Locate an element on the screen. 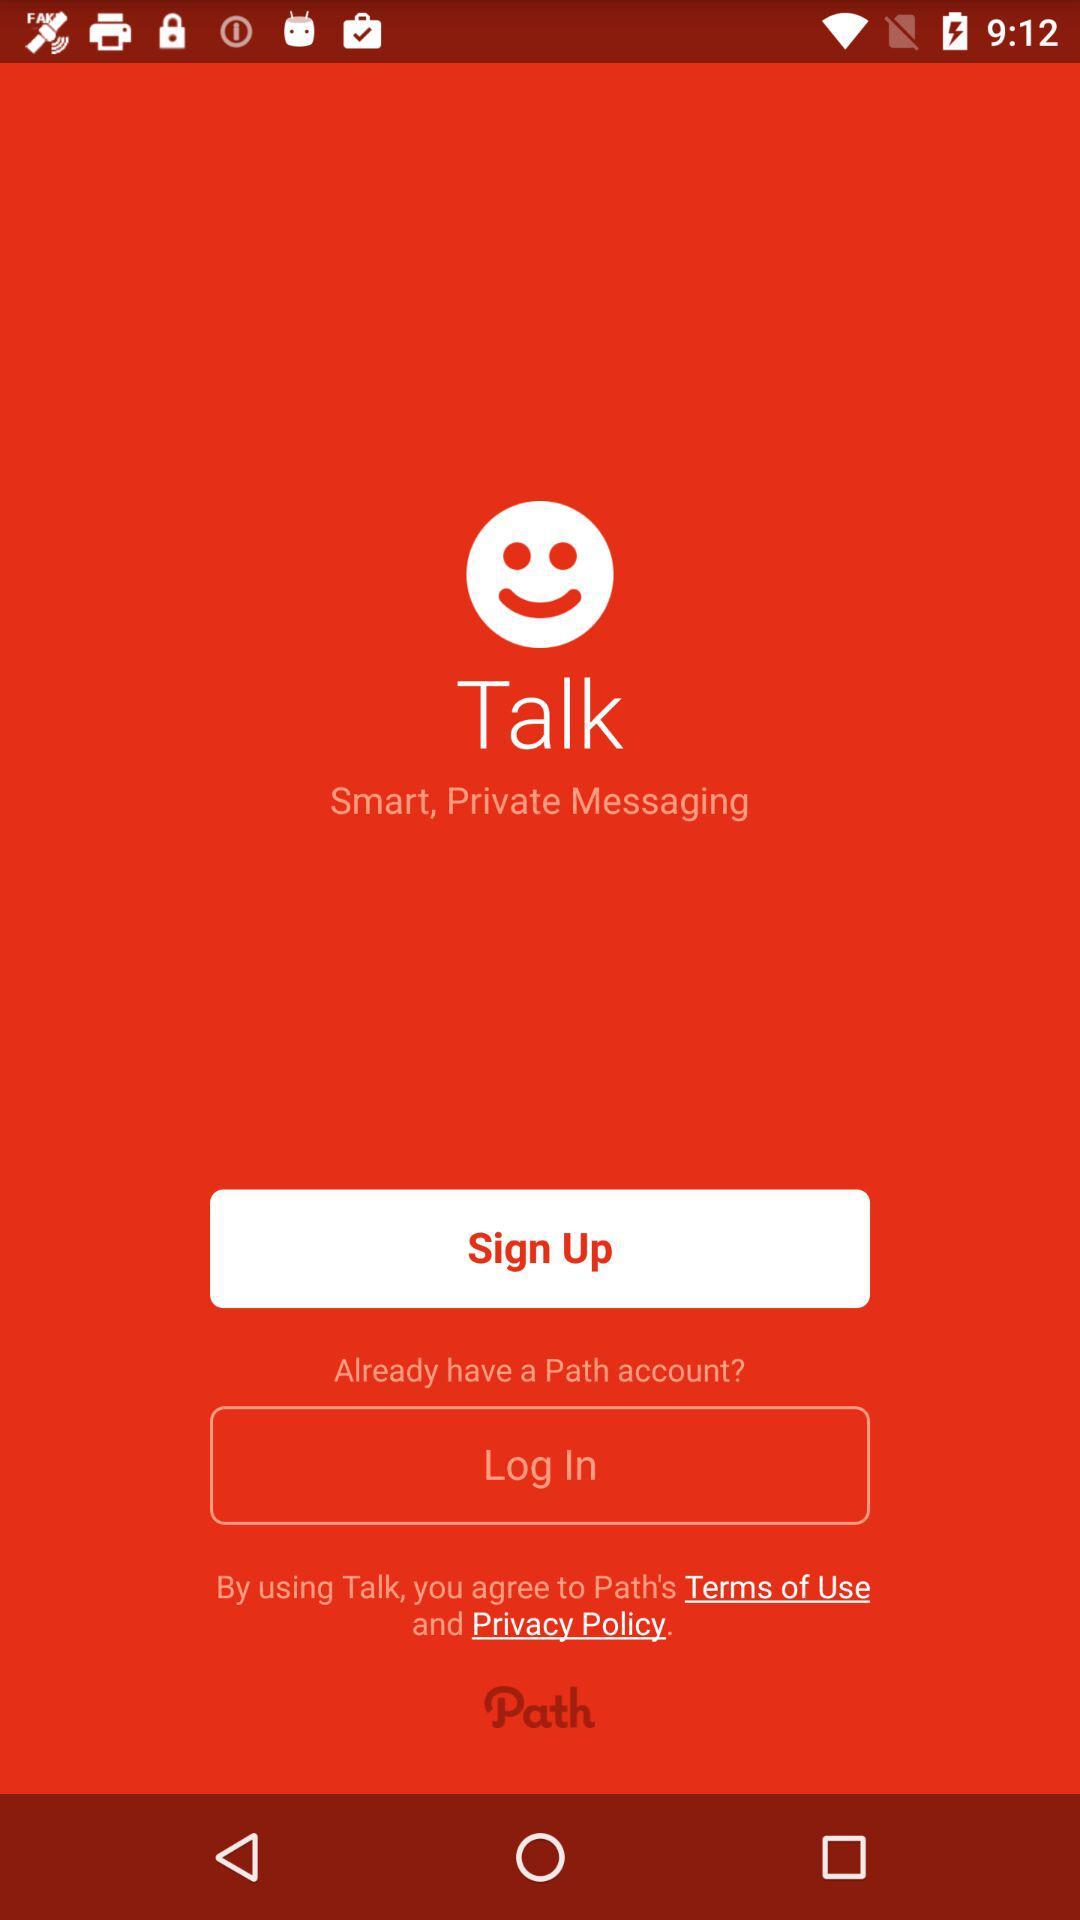 The image size is (1080, 1920). icon below the log in icon is located at coordinates (543, 1604).